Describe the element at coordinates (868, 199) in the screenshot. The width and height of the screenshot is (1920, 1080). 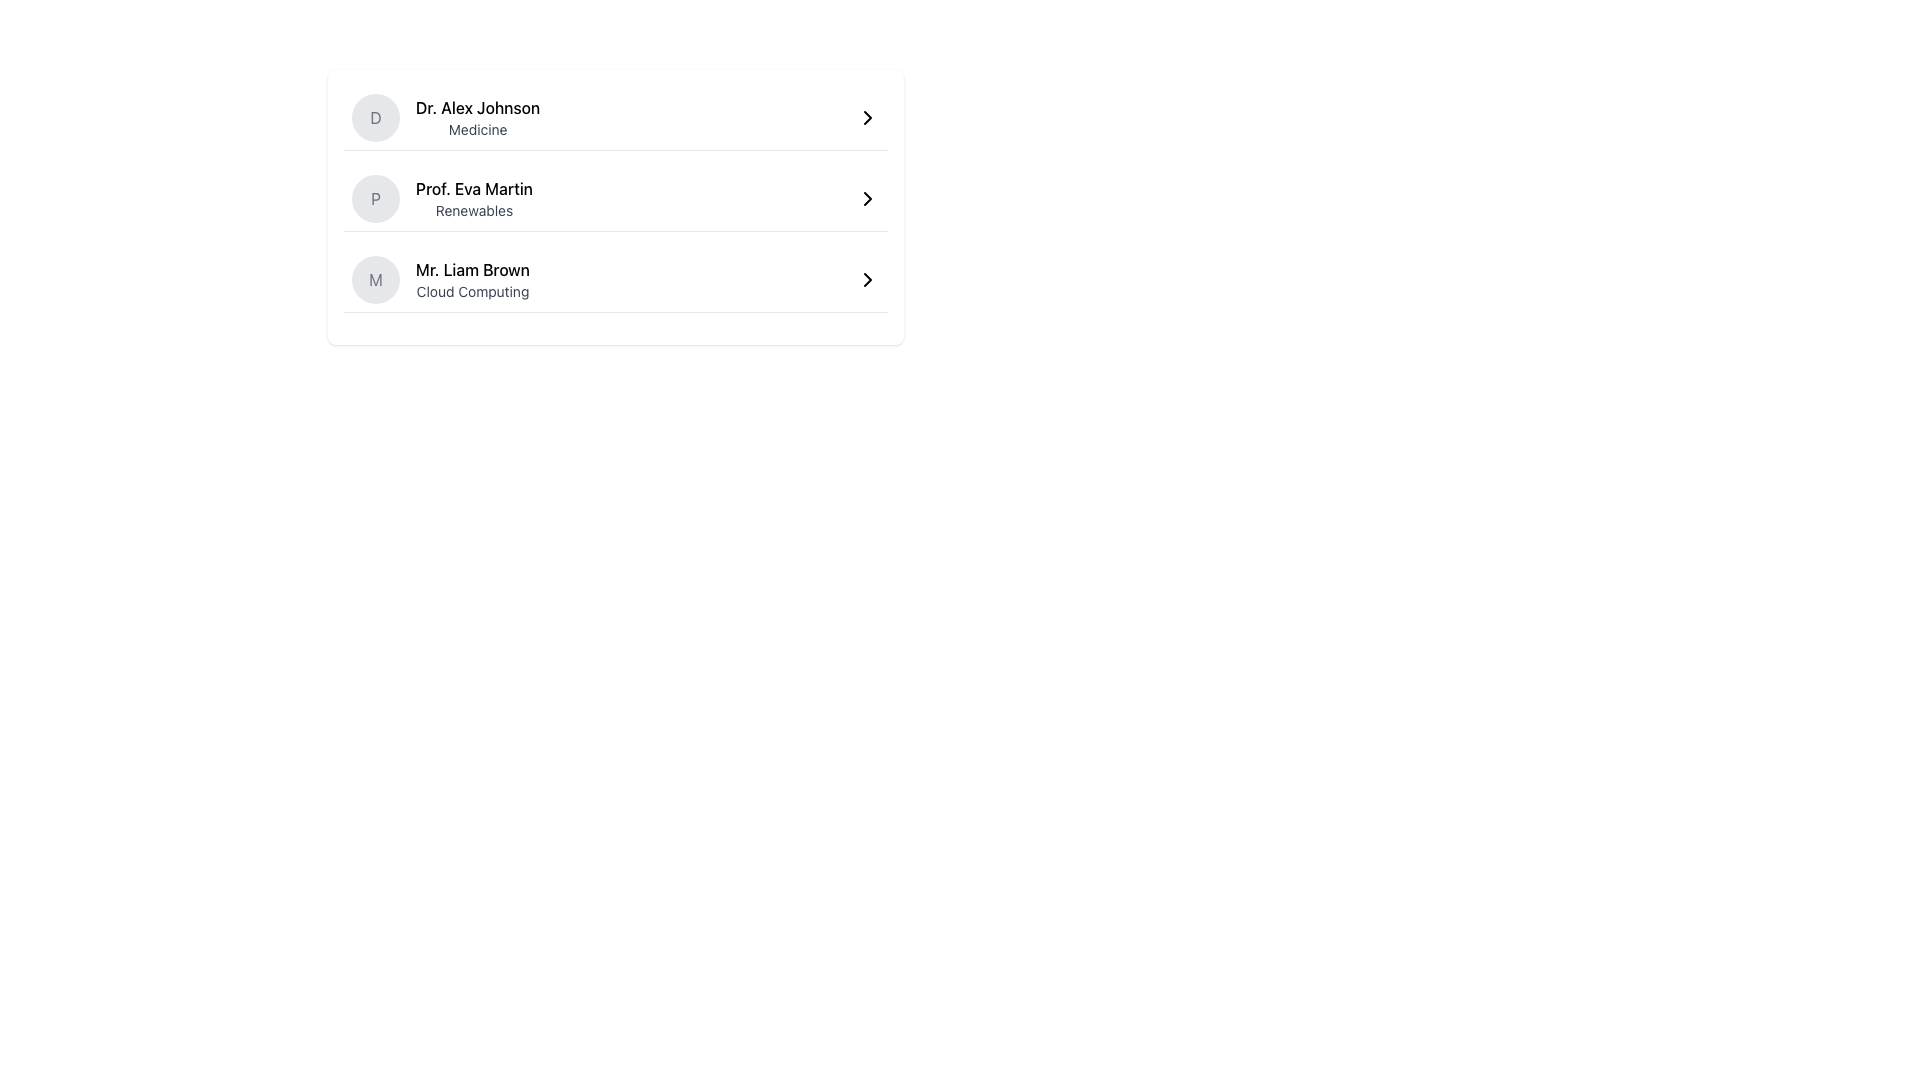
I see `the rightward-pointing chevron symbol located at the far right side of the middle list item, adjacent to the 'Prof. Eva Martin' label and the 'Renewables' subtext` at that location.